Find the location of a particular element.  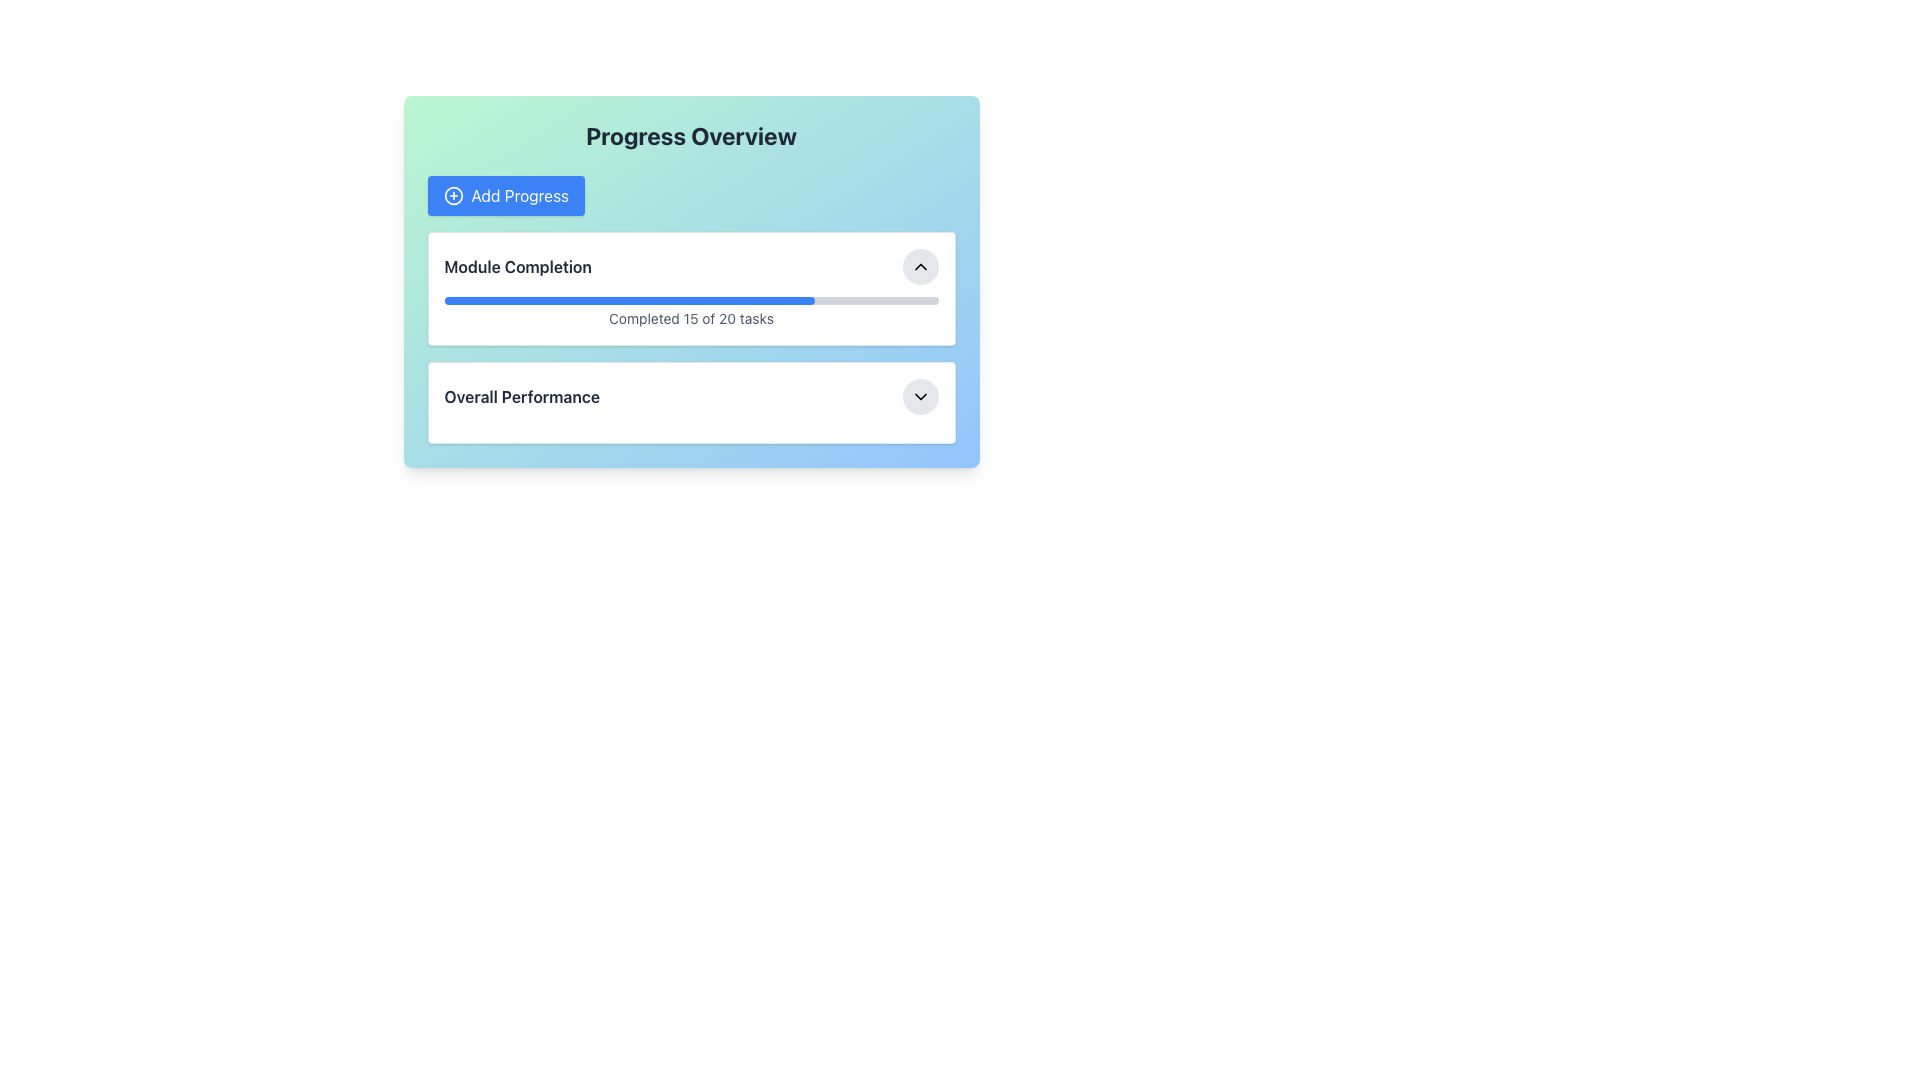

the downward-pointing chevron icon located inside a rounded rectangular button at the right end of the 'Overall Performance' section bar is located at coordinates (919, 397).